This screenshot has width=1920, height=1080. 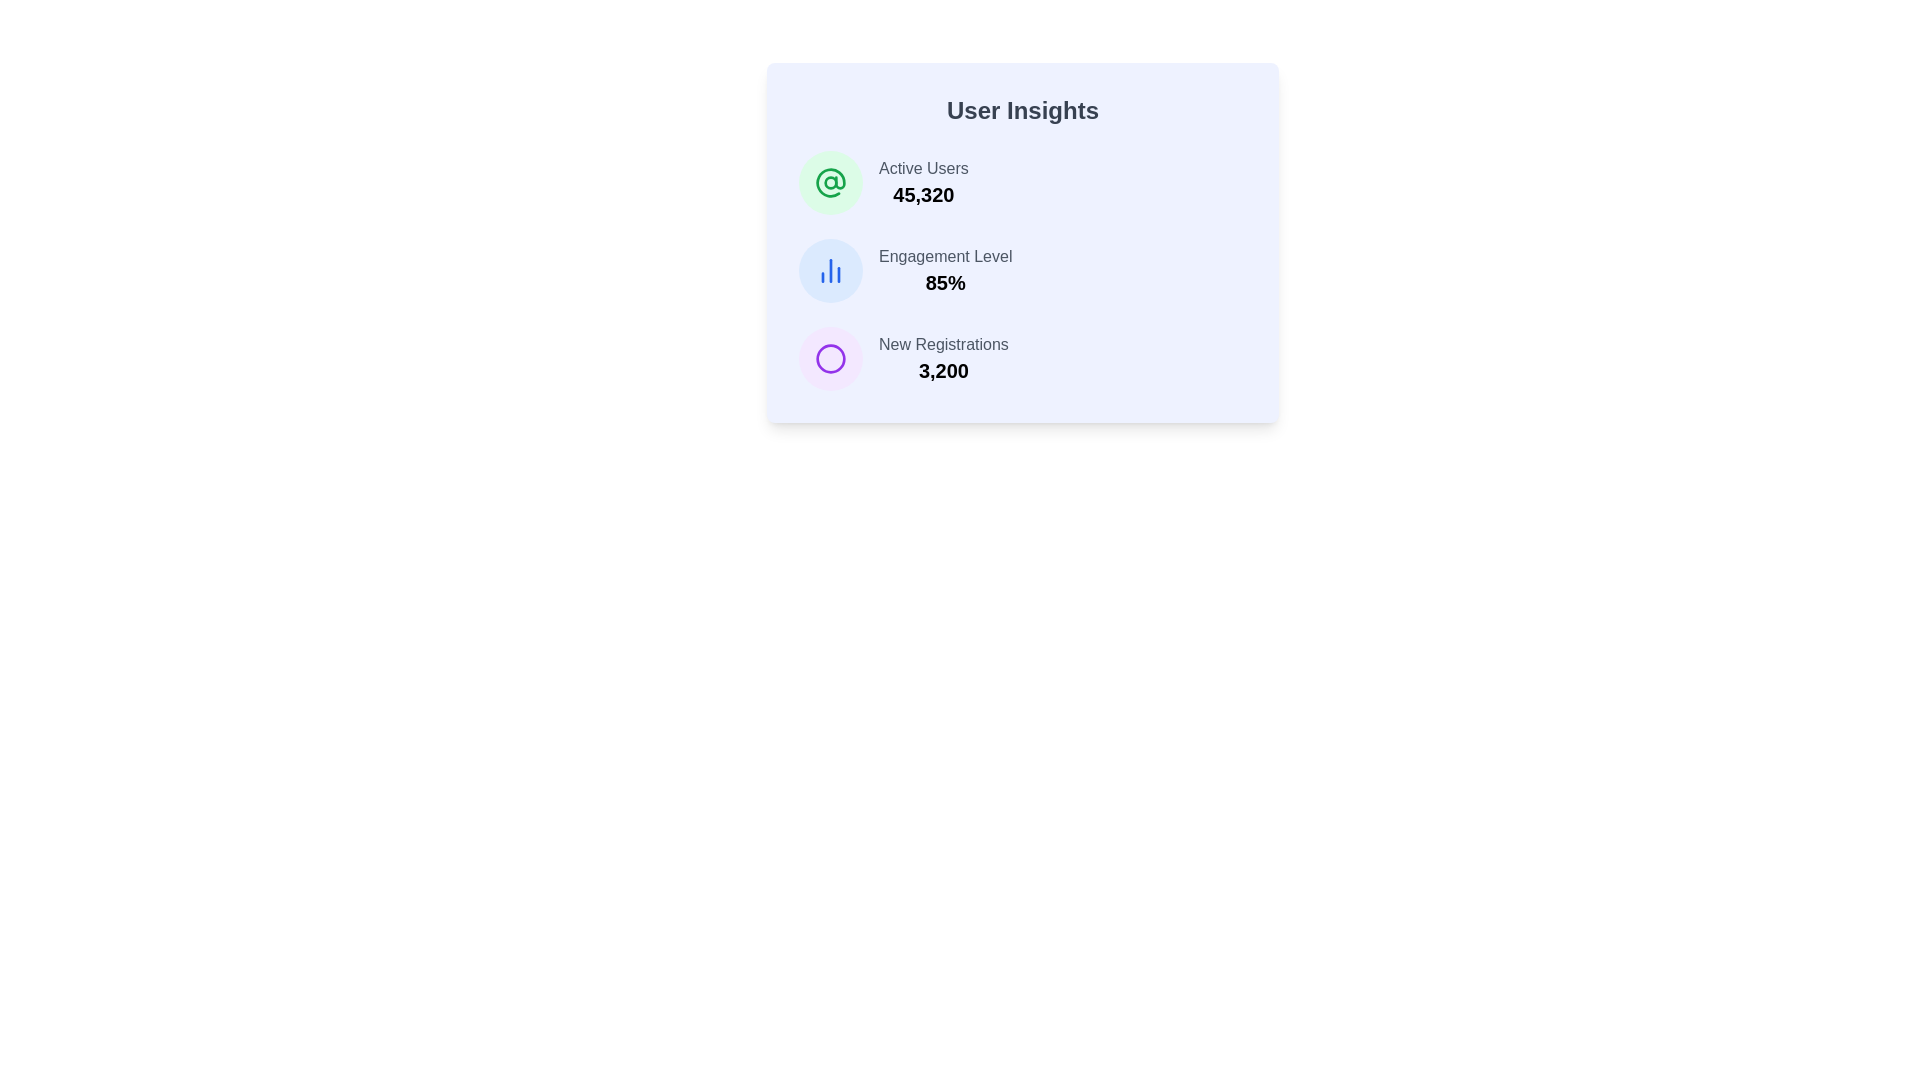 What do you see at coordinates (830, 270) in the screenshot?
I see `the icon resembling a bar chart with three vertical bars of varying heights, displayed in a blue shade, which is the second item in the vertical list of elements under the 'User Insights' panel` at bounding box center [830, 270].